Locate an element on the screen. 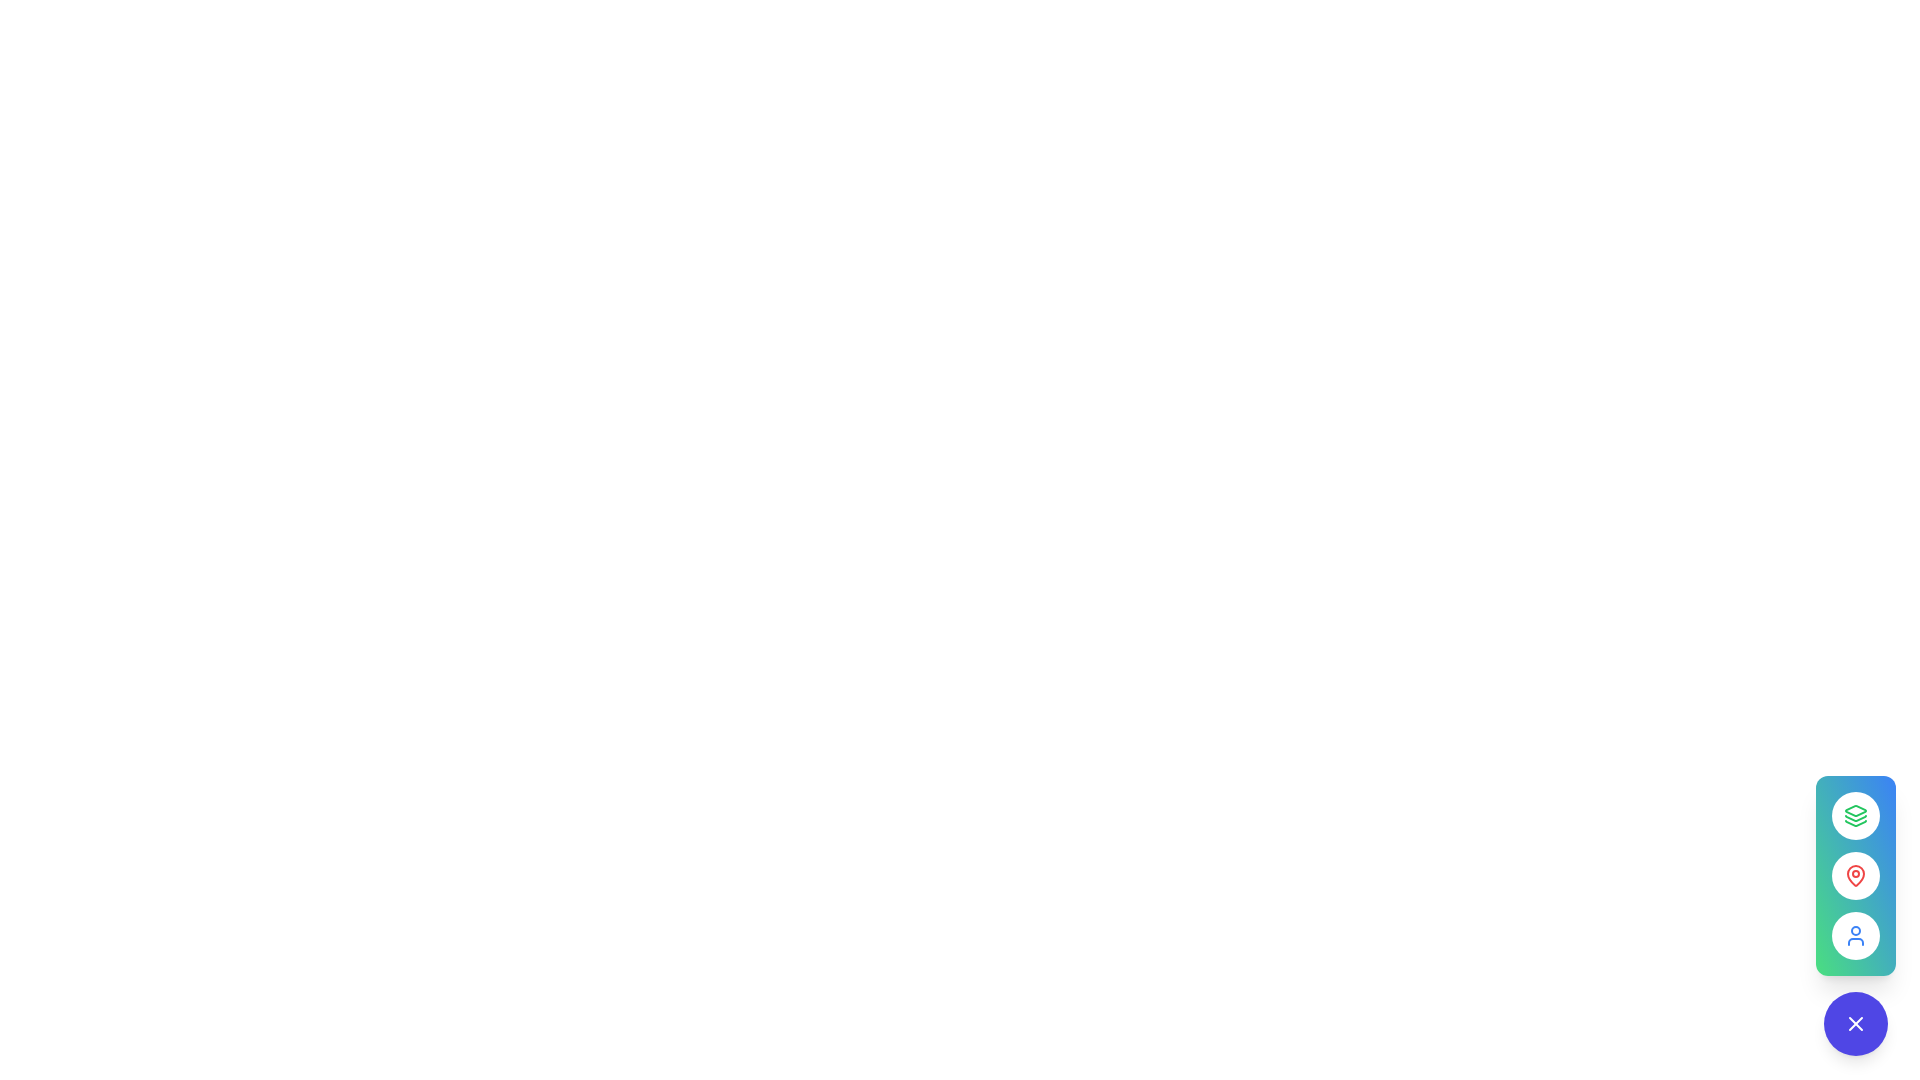 This screenshot has height=1080, width=1920. the red map pin icon button, which is the second item in a vertical stack of three circular icons is located at coordinates (1855, 874).